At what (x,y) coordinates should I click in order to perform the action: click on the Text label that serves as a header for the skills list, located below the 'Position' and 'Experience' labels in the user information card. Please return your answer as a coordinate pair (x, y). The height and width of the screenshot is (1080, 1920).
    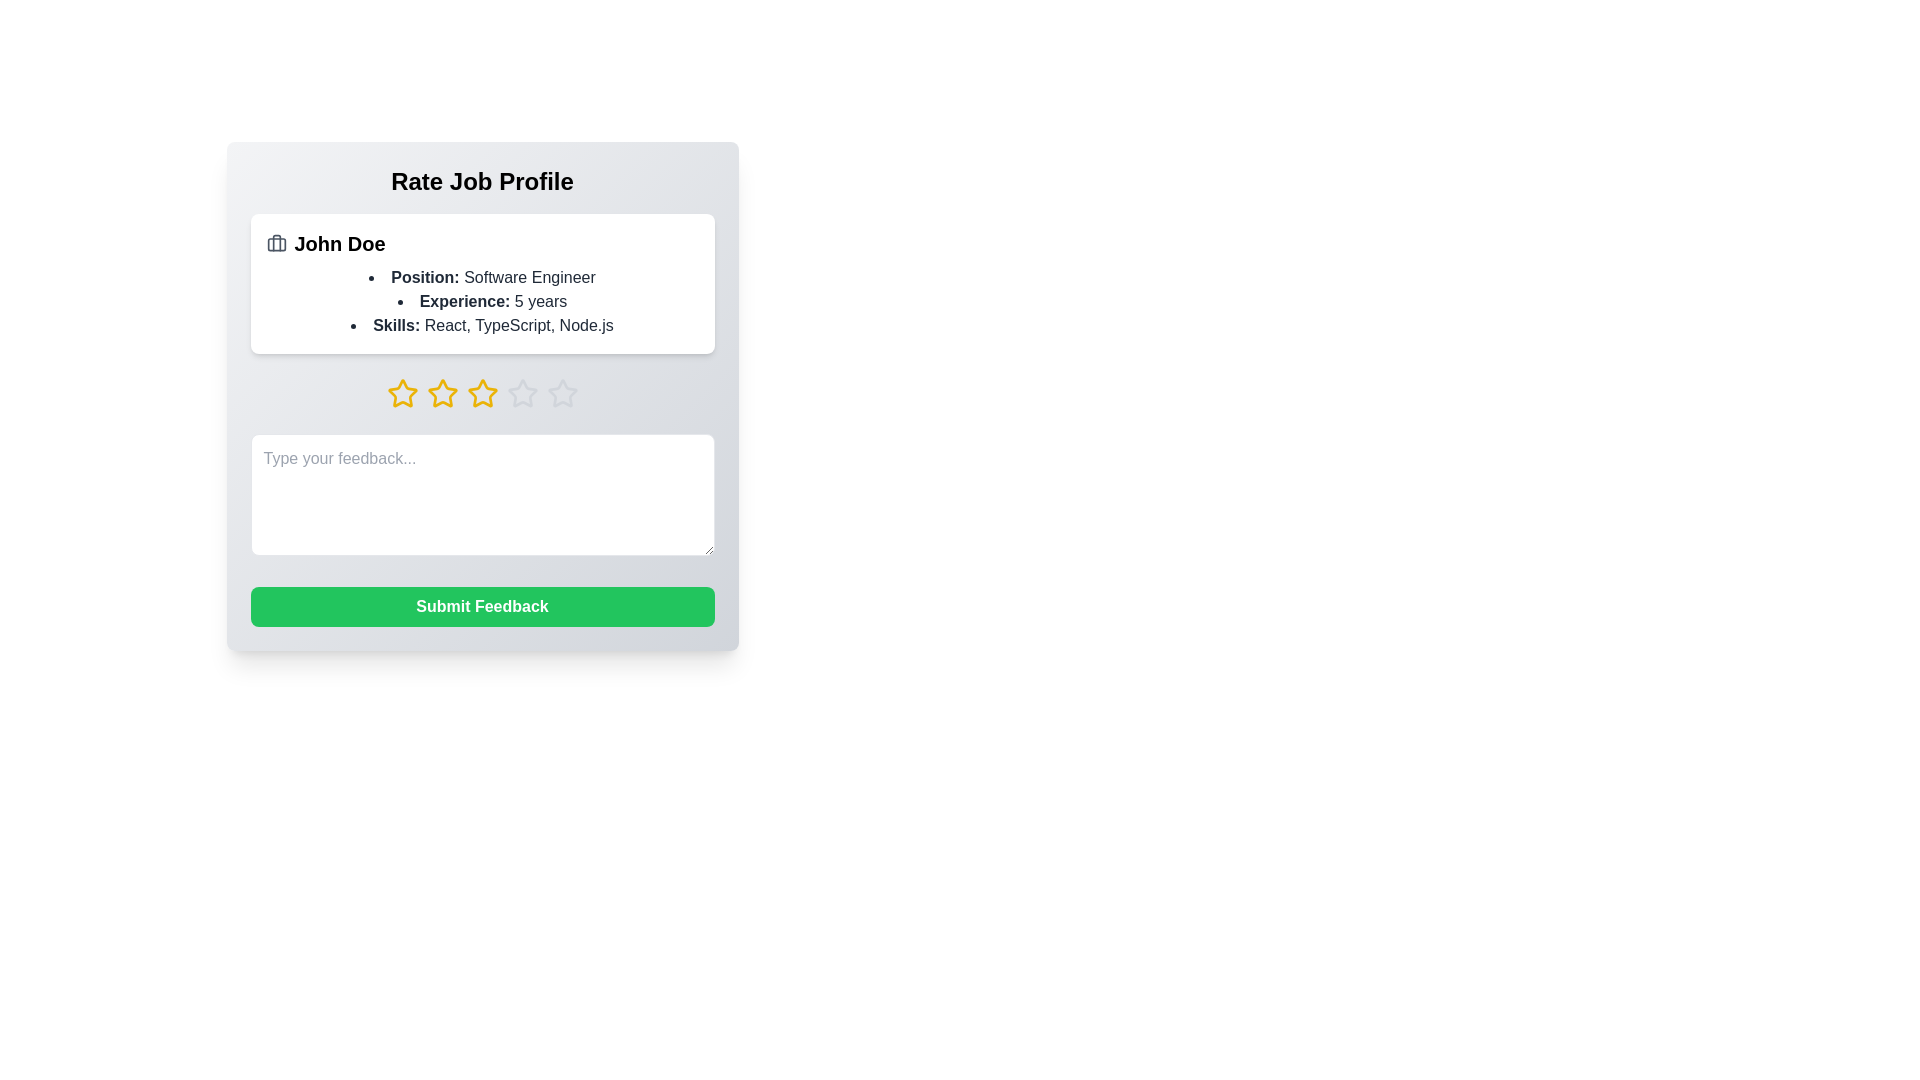
    Looking at the image, I should click on (396, 324).